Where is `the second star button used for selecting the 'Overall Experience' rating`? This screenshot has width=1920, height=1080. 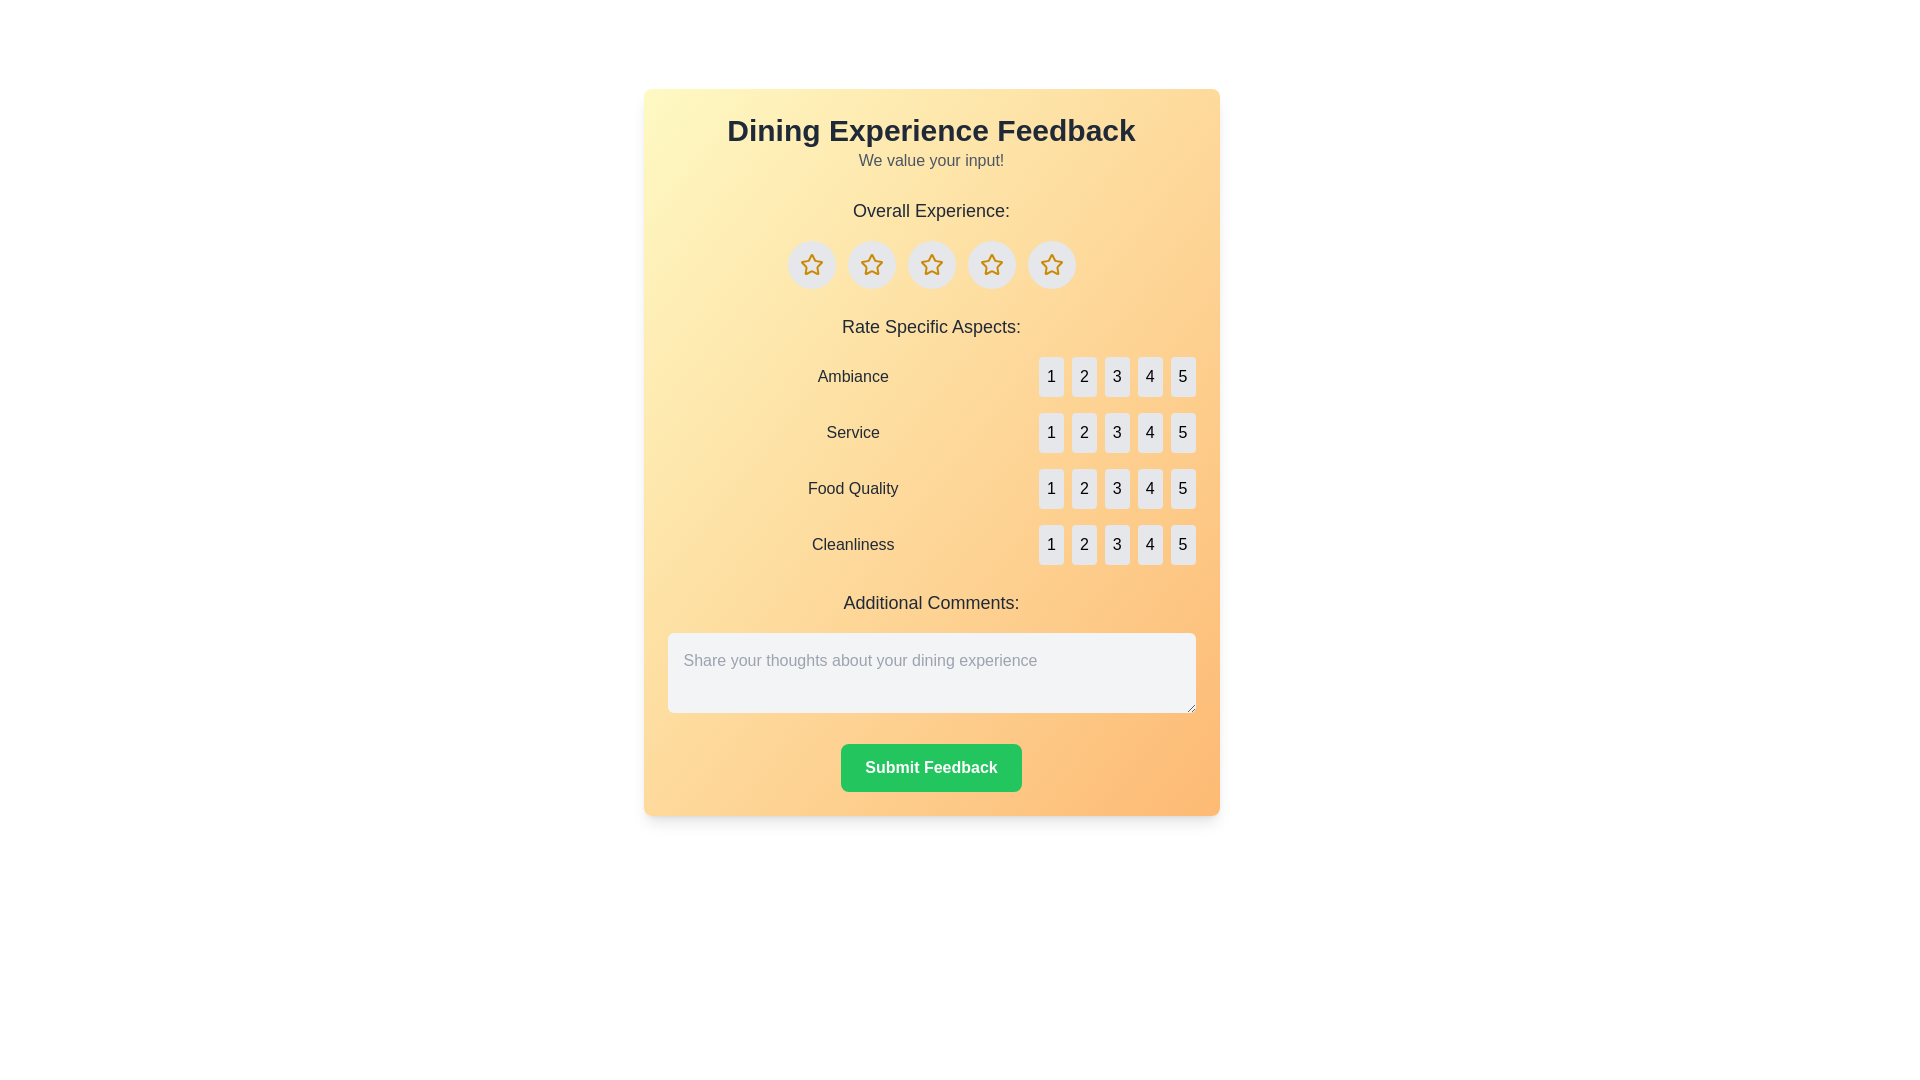
the second star button used for selecting the 'Overall Experience' rating is located at coordinates (871, 264).